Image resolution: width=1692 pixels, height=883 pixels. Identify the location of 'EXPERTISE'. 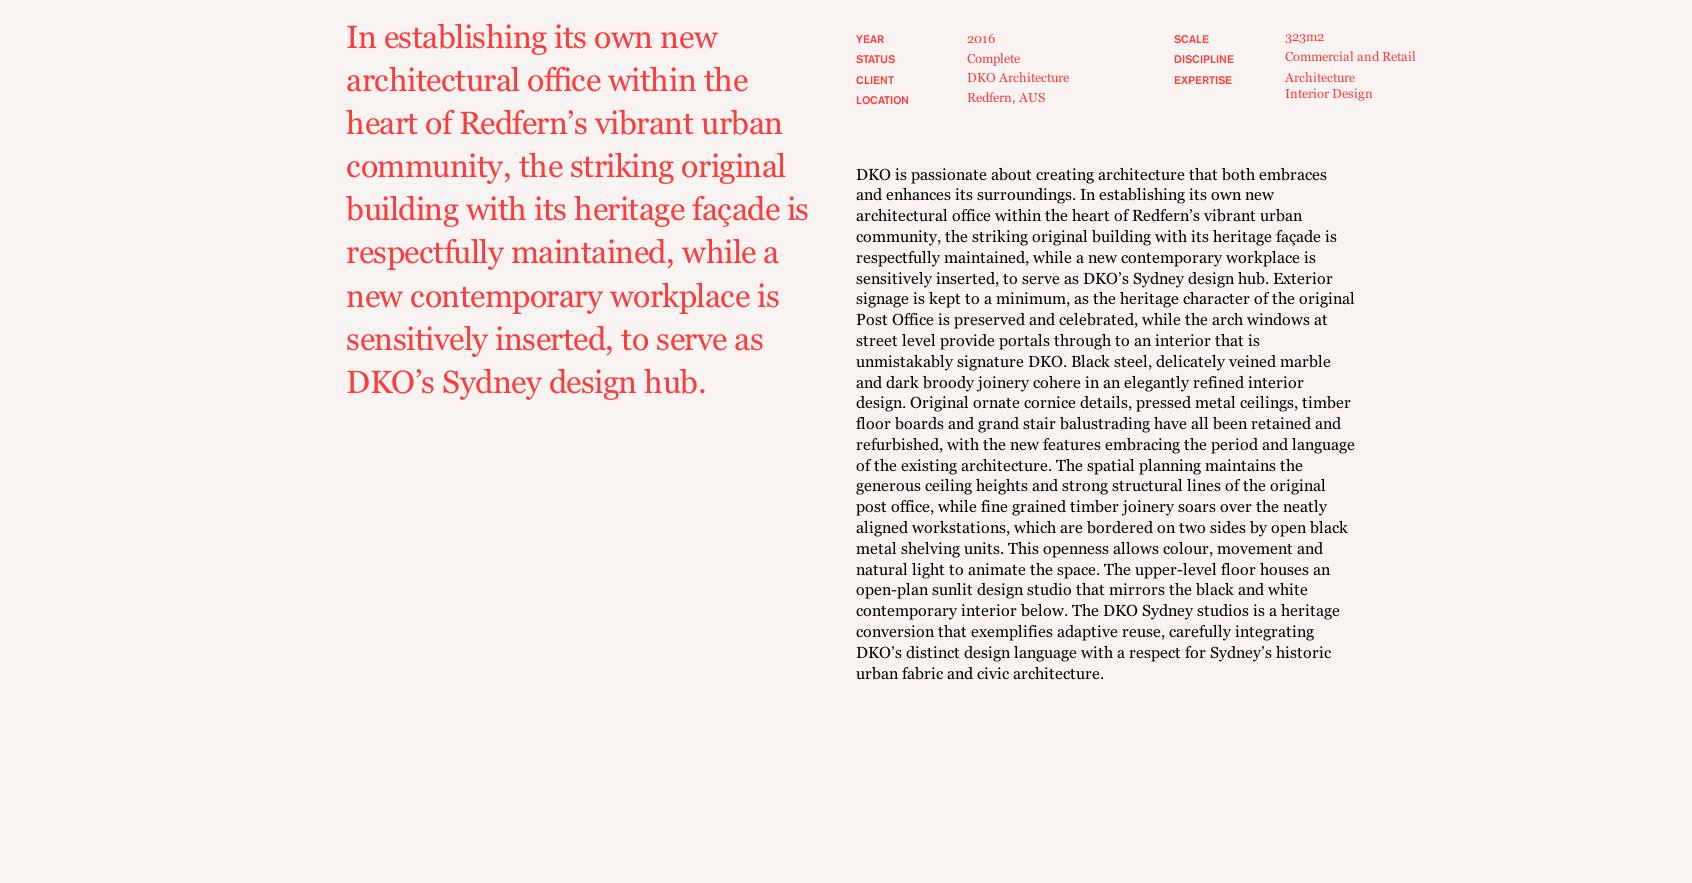
(1172, 80).